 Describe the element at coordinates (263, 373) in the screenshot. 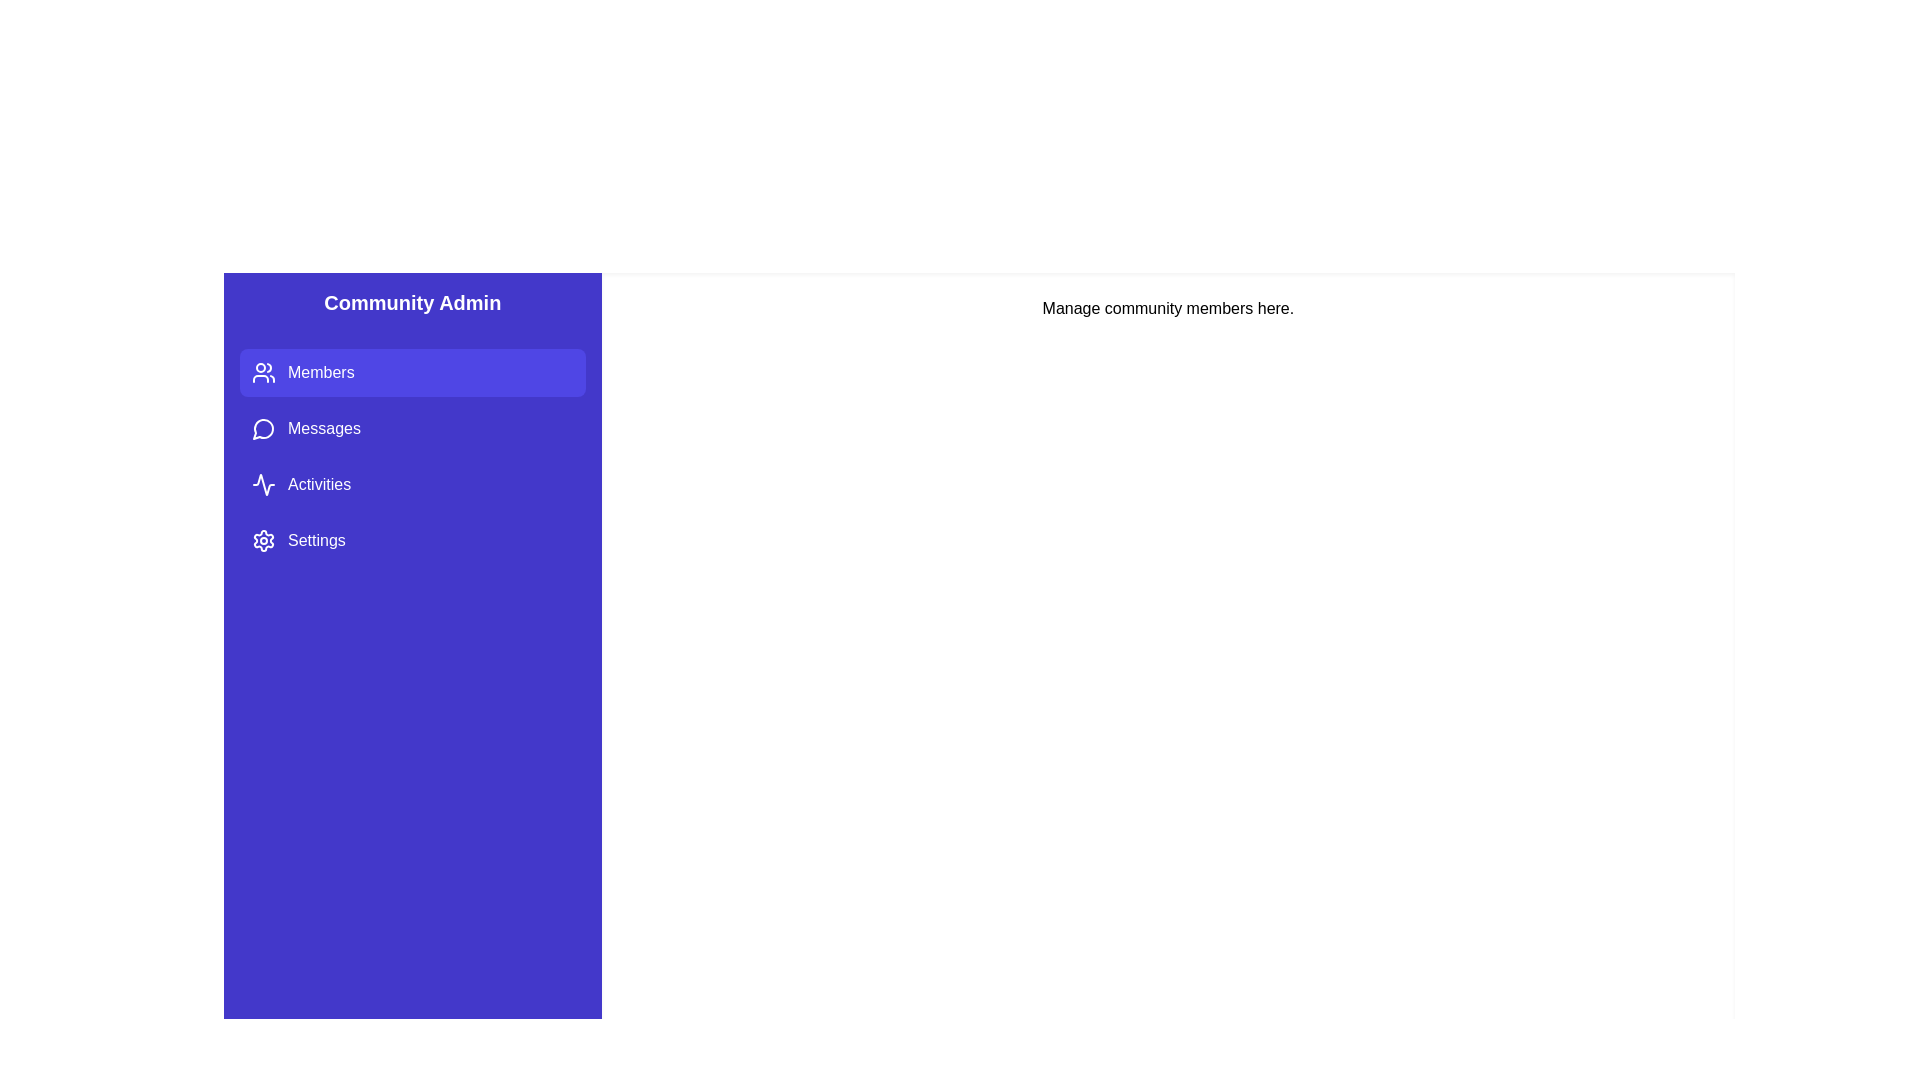

I see `the 'Members' icon, which is a minimalistic vector icon of a group of people located in the left-side navigation panel, above the 'Messages', 'Activities', and 'Settings' icons` at that location.